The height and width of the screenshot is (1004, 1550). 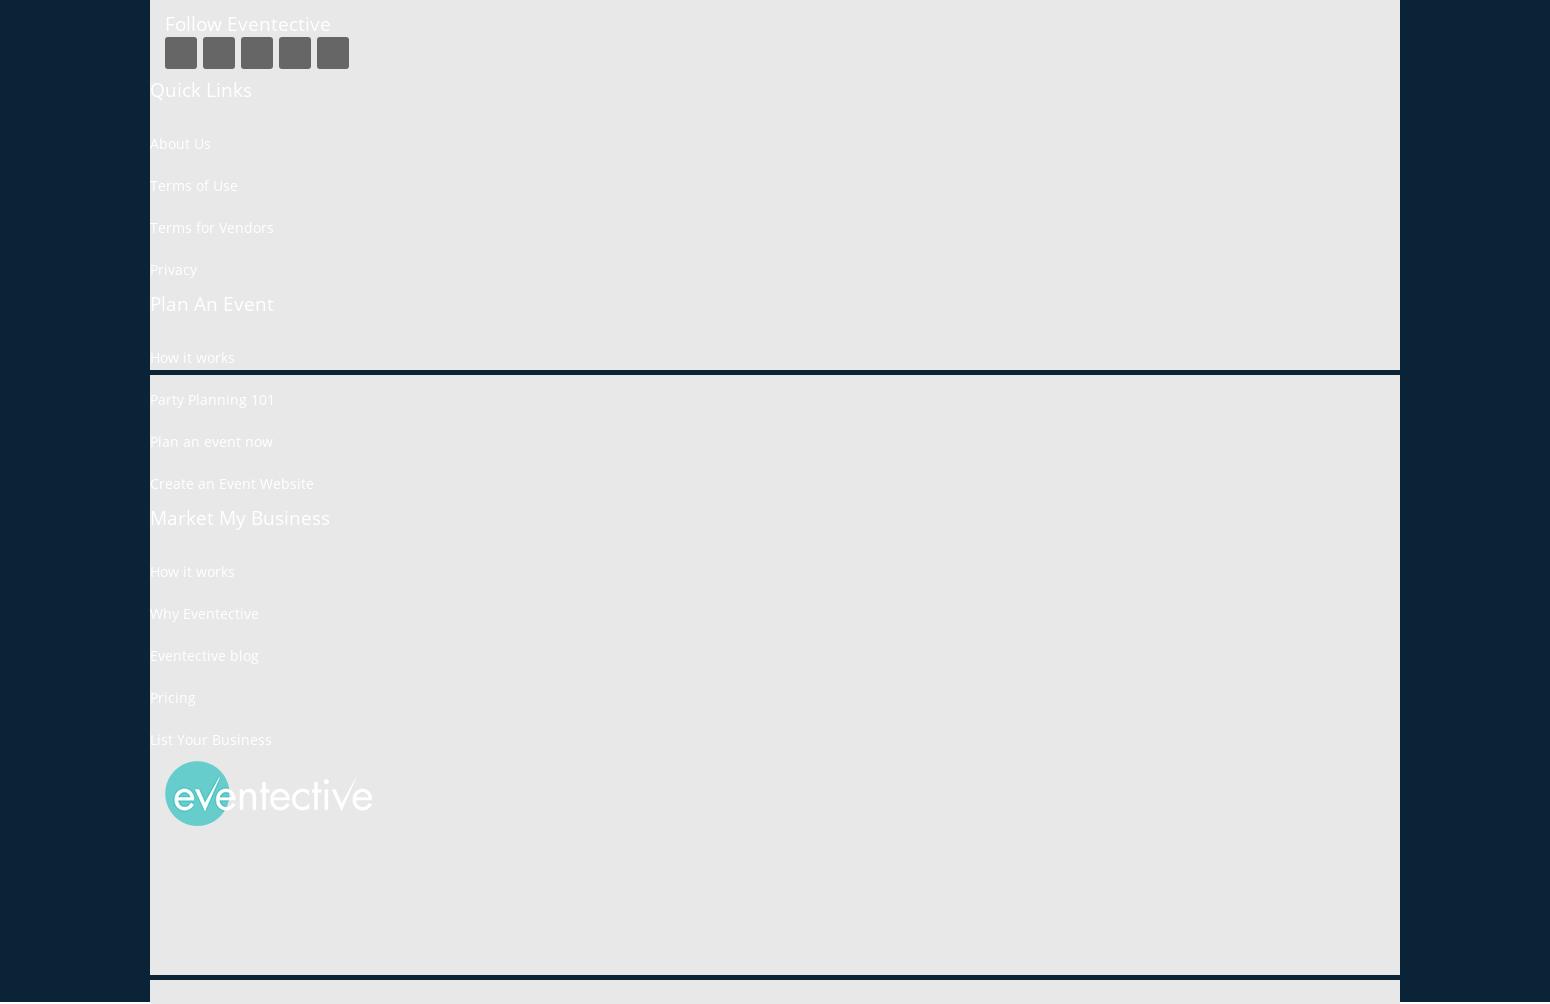 I want to click on 'Follow Eventective', so click(x=248, y=23).